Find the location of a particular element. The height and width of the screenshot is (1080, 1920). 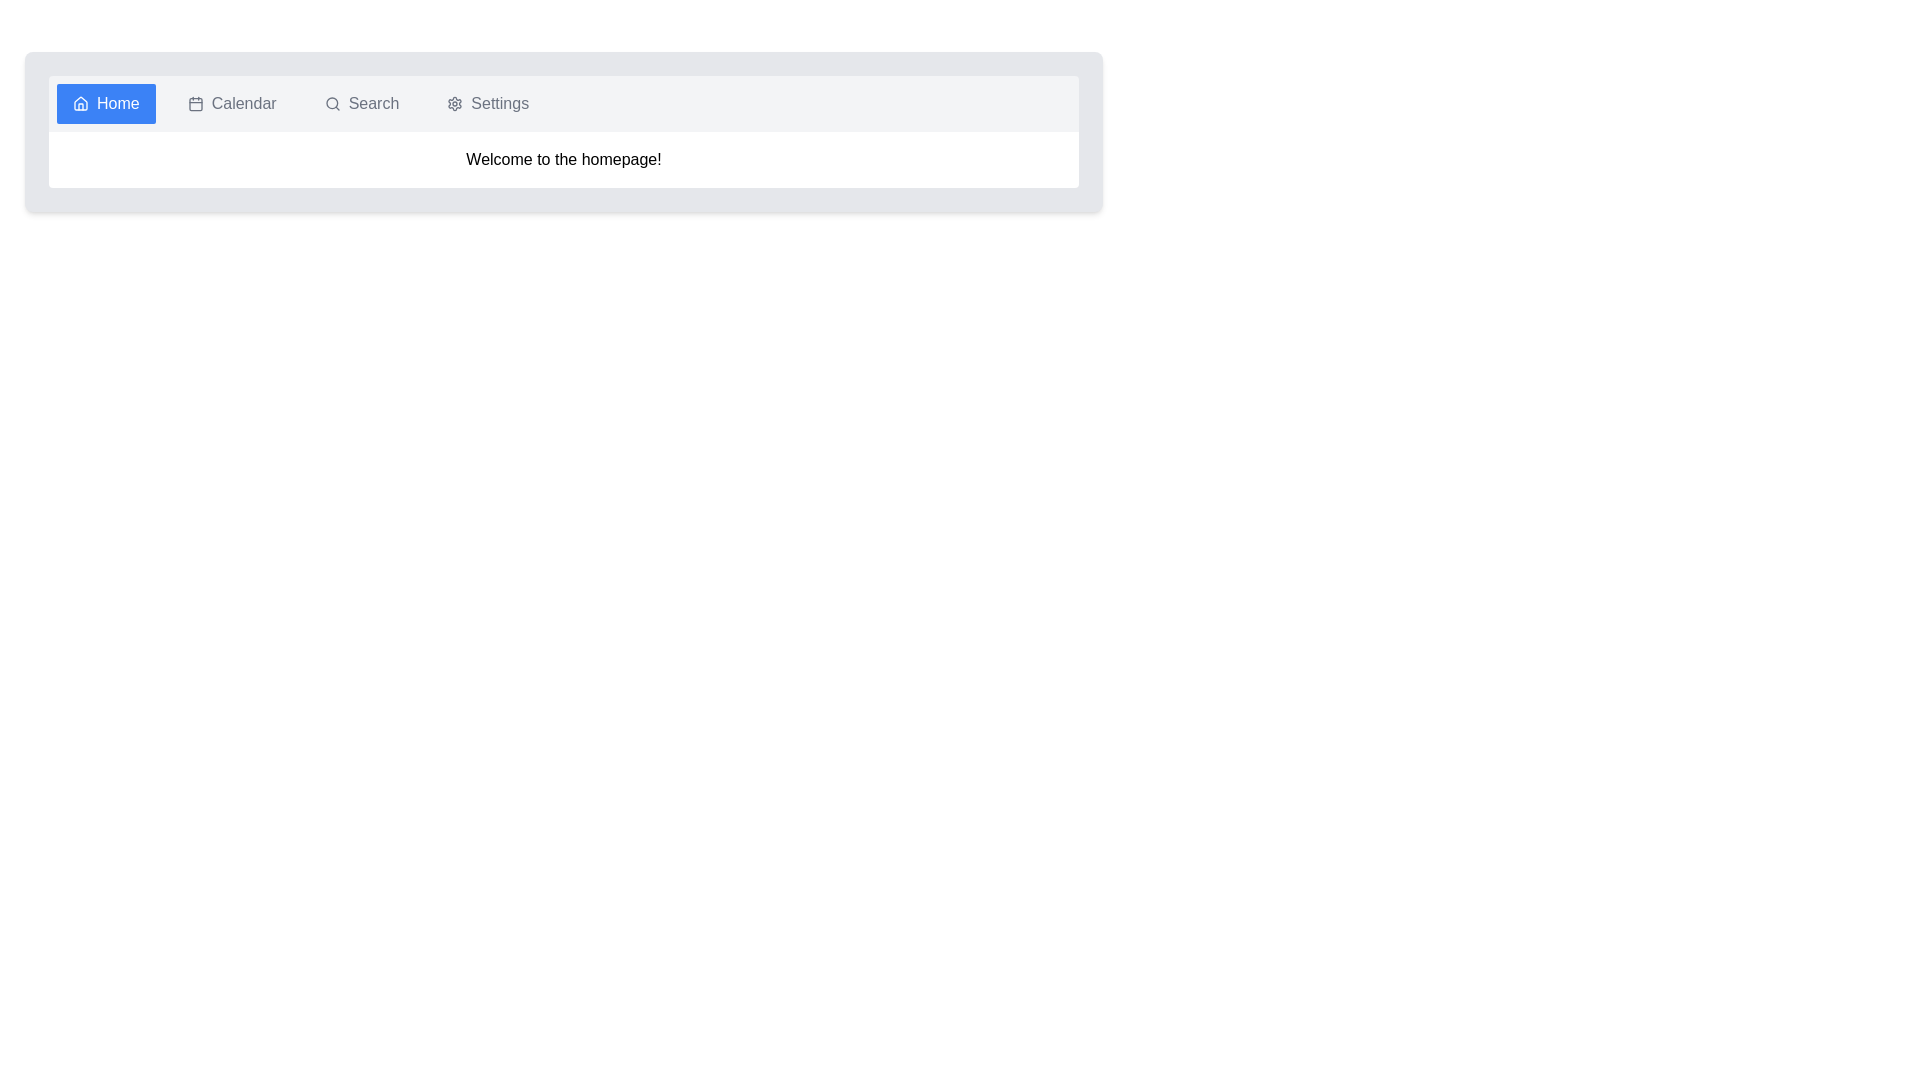

the house icon in the navigation bar, which is located adjacent to the 'Home' label on its left, representing the Home section is located at coordinates (80, 103).